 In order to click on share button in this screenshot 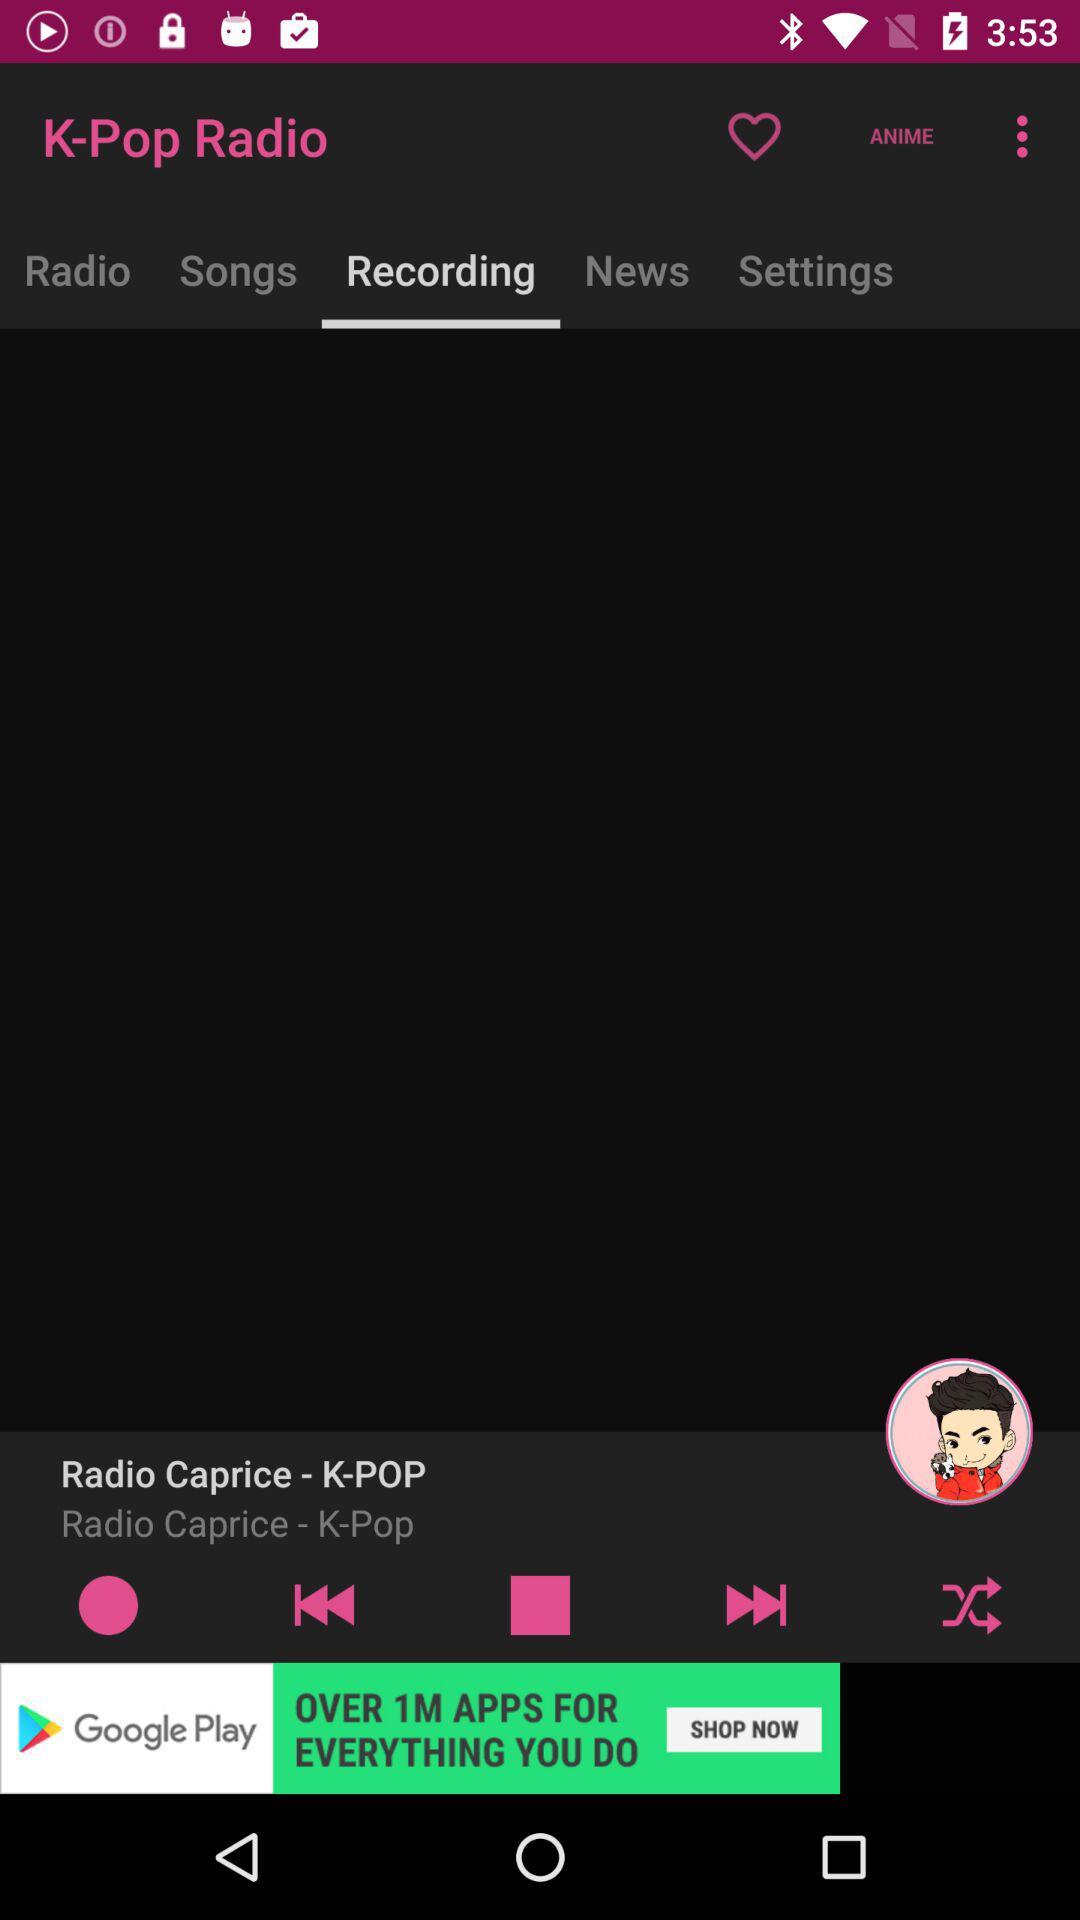, I will do `click(971, 1604)`.